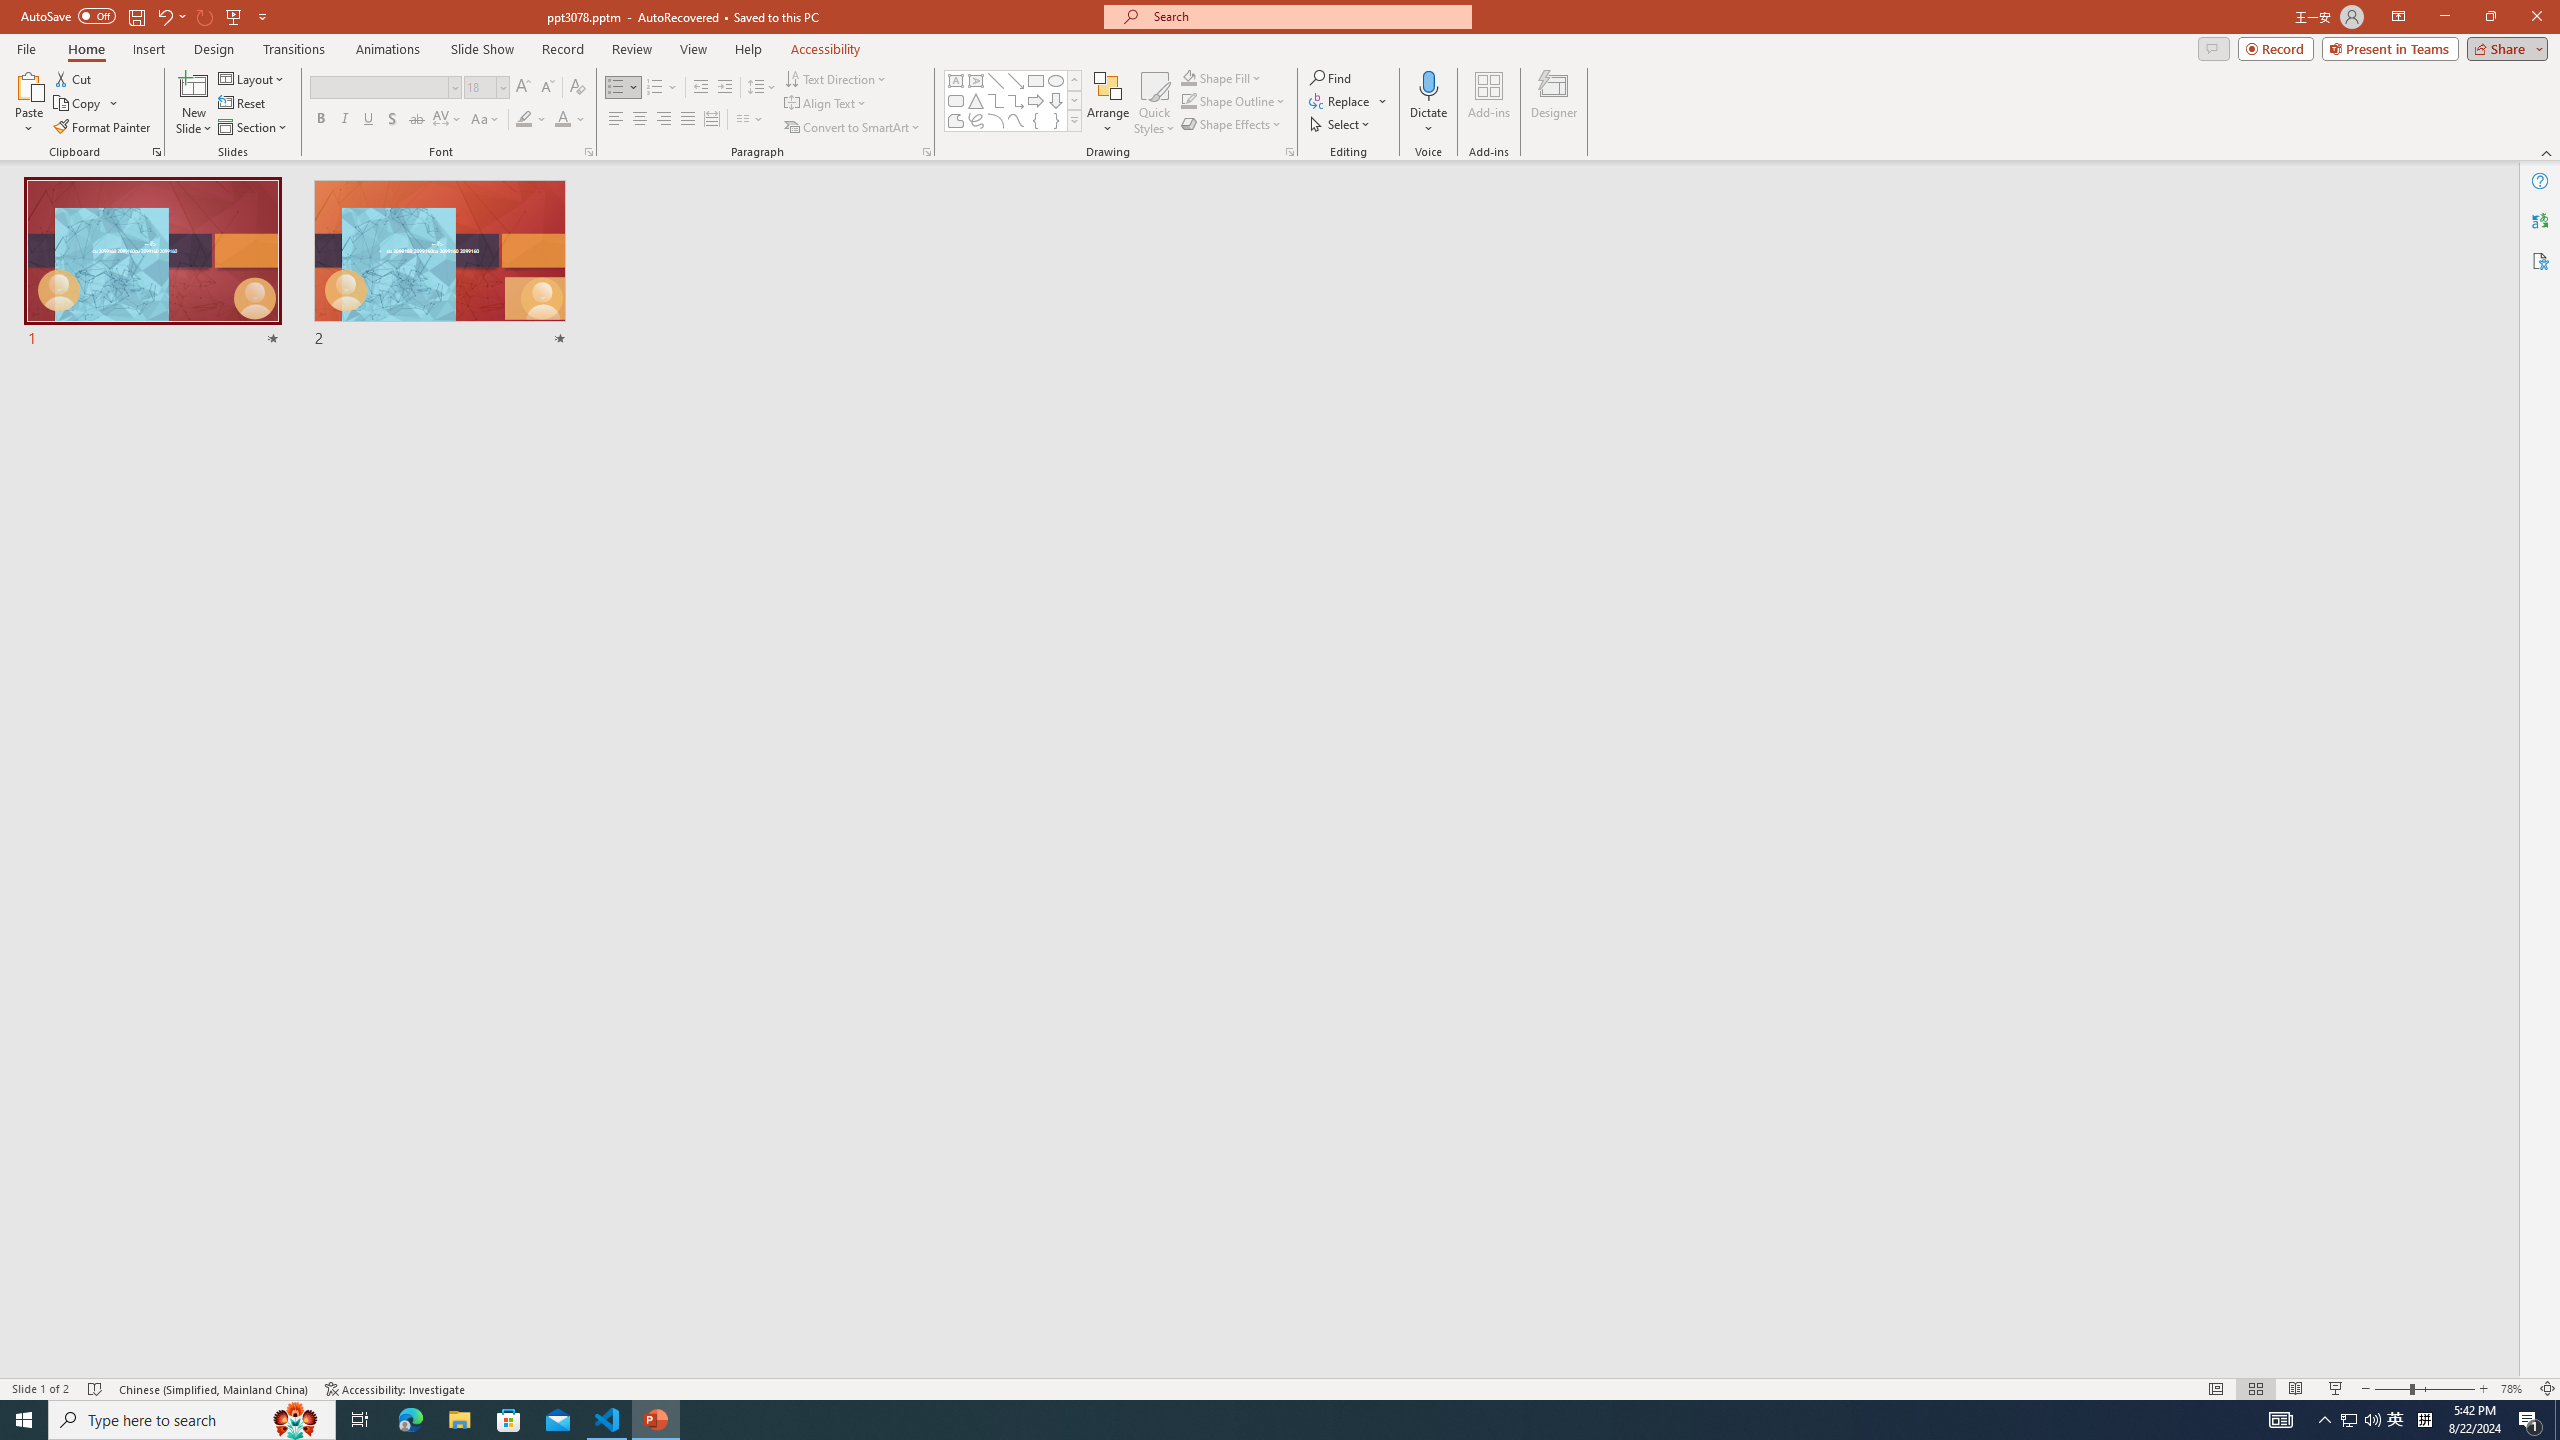 This screenshot has height=1440, width=2560. I want to click on 'Zoom 78%', so click(2515, 1389).